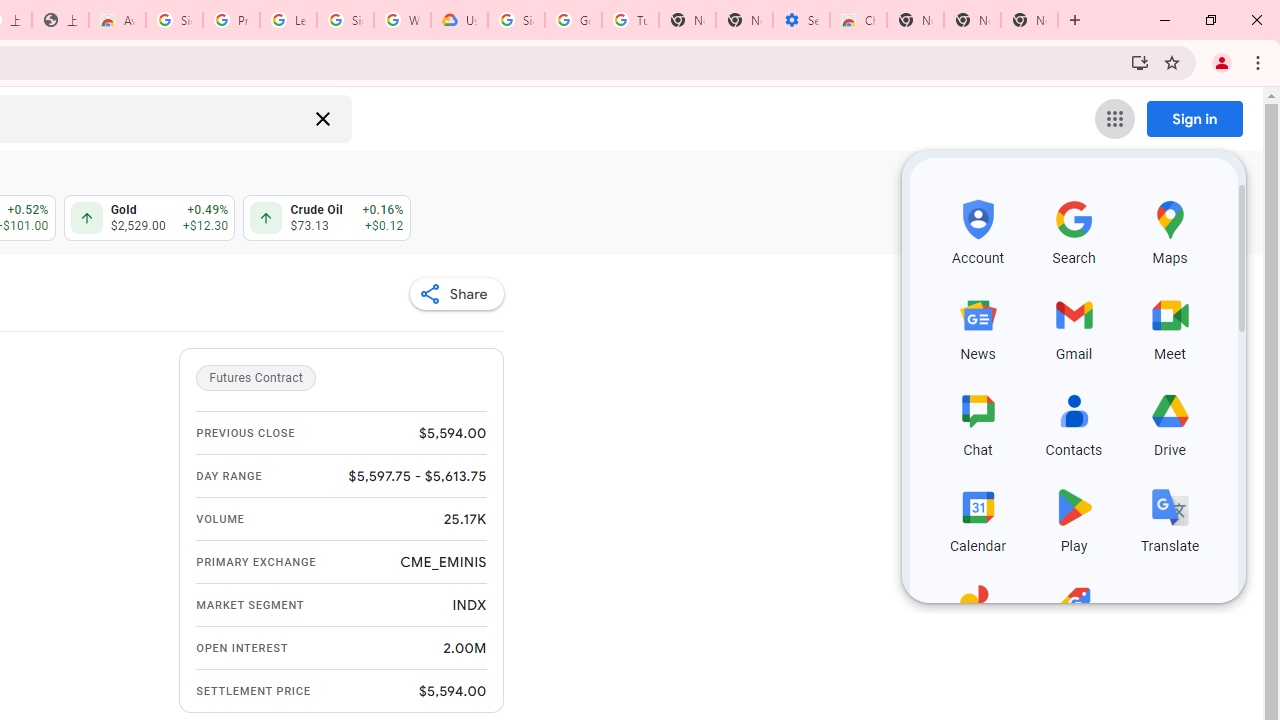  I want to click on 'Clear search', so click(322, 118).